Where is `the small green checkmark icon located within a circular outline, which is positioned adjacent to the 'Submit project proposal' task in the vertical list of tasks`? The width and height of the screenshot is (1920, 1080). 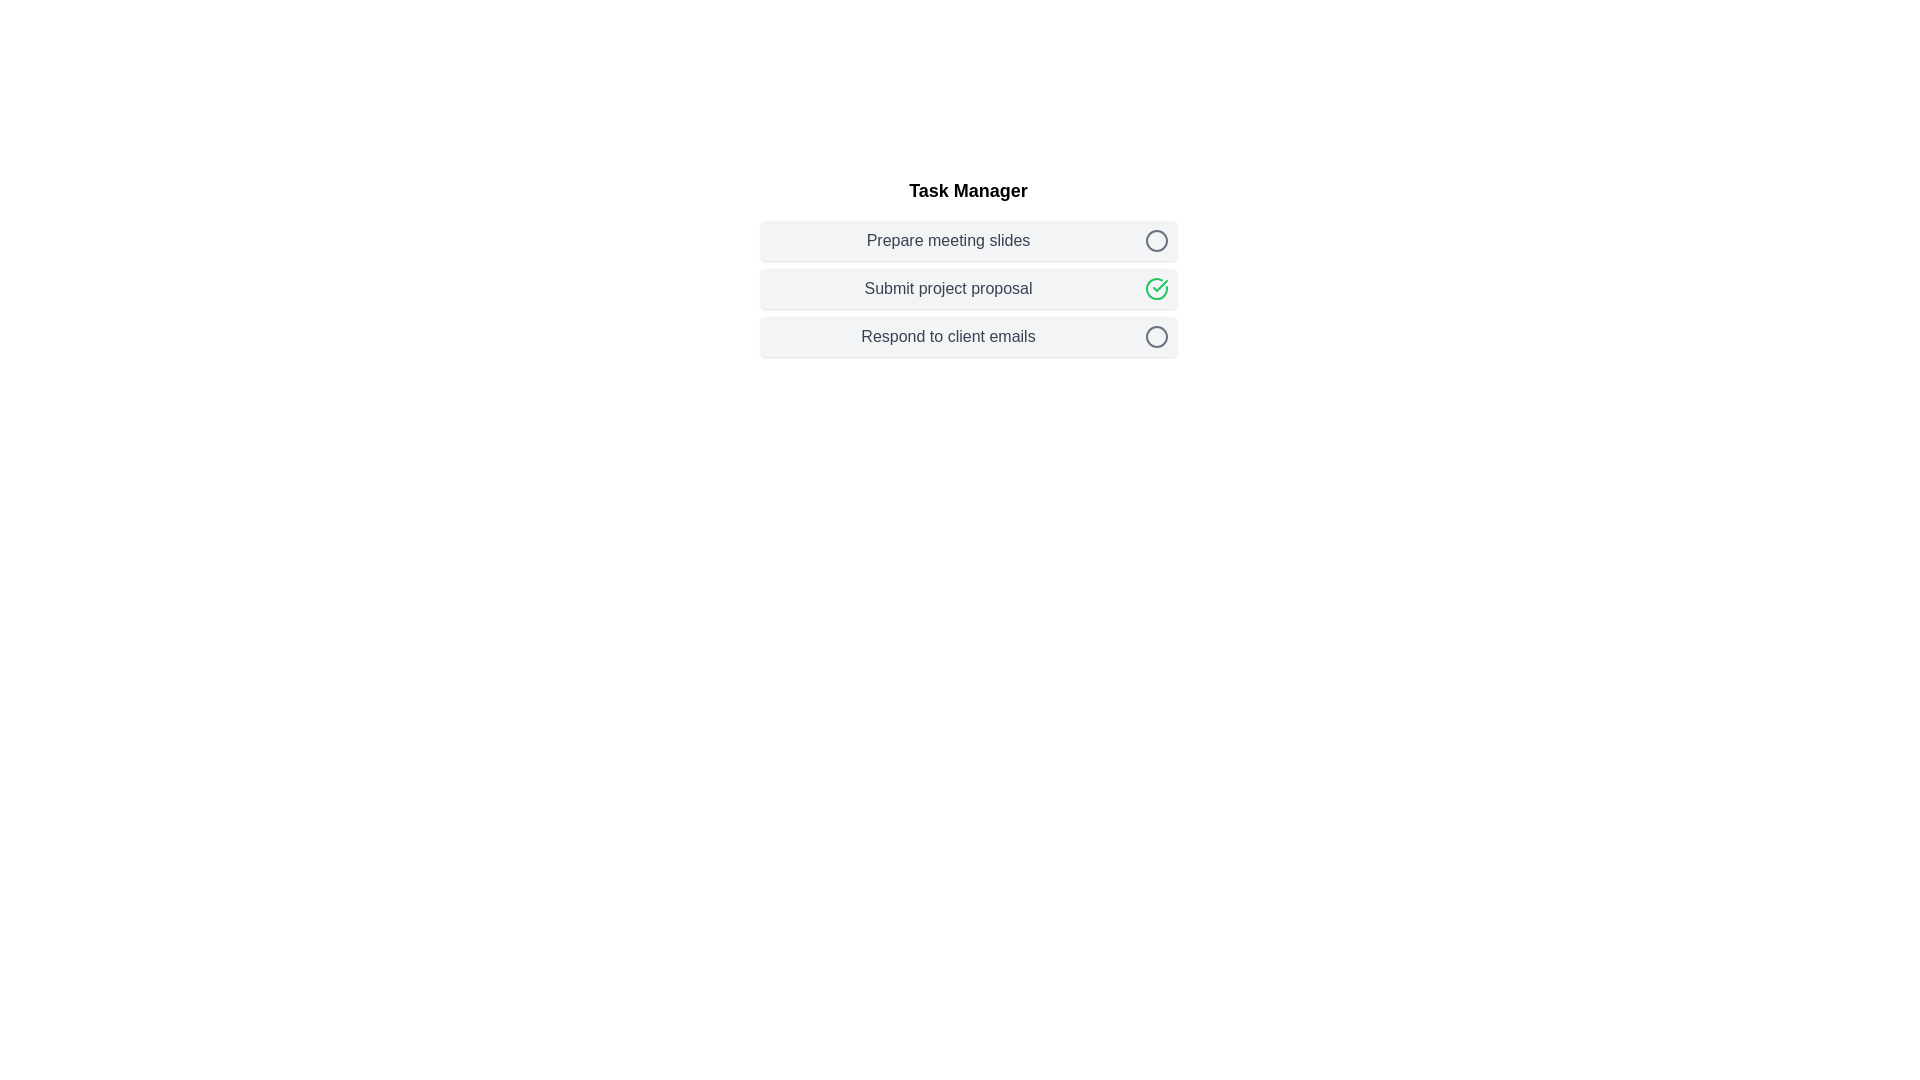
the small green checkmark icon located within a circular outline, which is positioned adjacent to the 'Submit project proposal' task in the vertical list of tasks is located at coordinates (1160, 285).